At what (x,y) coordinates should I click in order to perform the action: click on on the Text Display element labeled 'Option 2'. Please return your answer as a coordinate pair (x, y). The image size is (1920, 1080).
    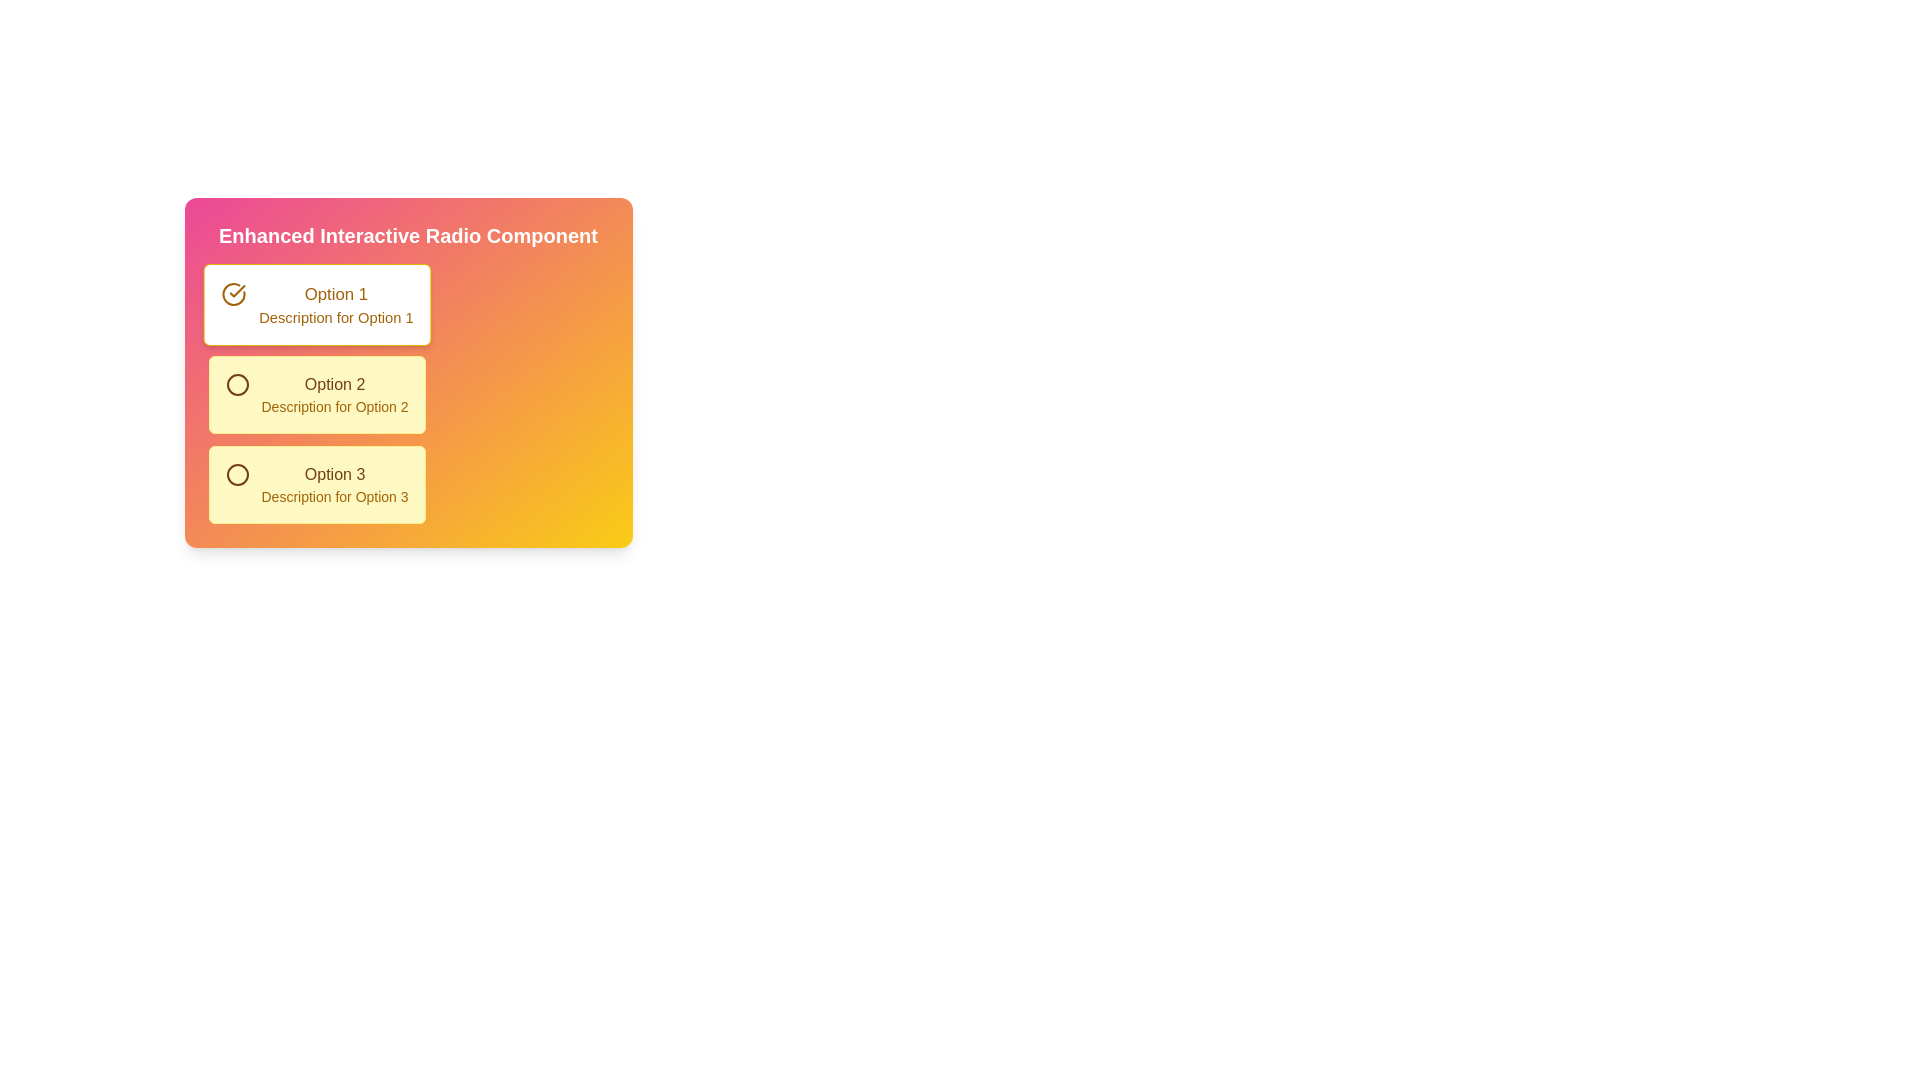
    Looking at the image, I should click on (335, 394).